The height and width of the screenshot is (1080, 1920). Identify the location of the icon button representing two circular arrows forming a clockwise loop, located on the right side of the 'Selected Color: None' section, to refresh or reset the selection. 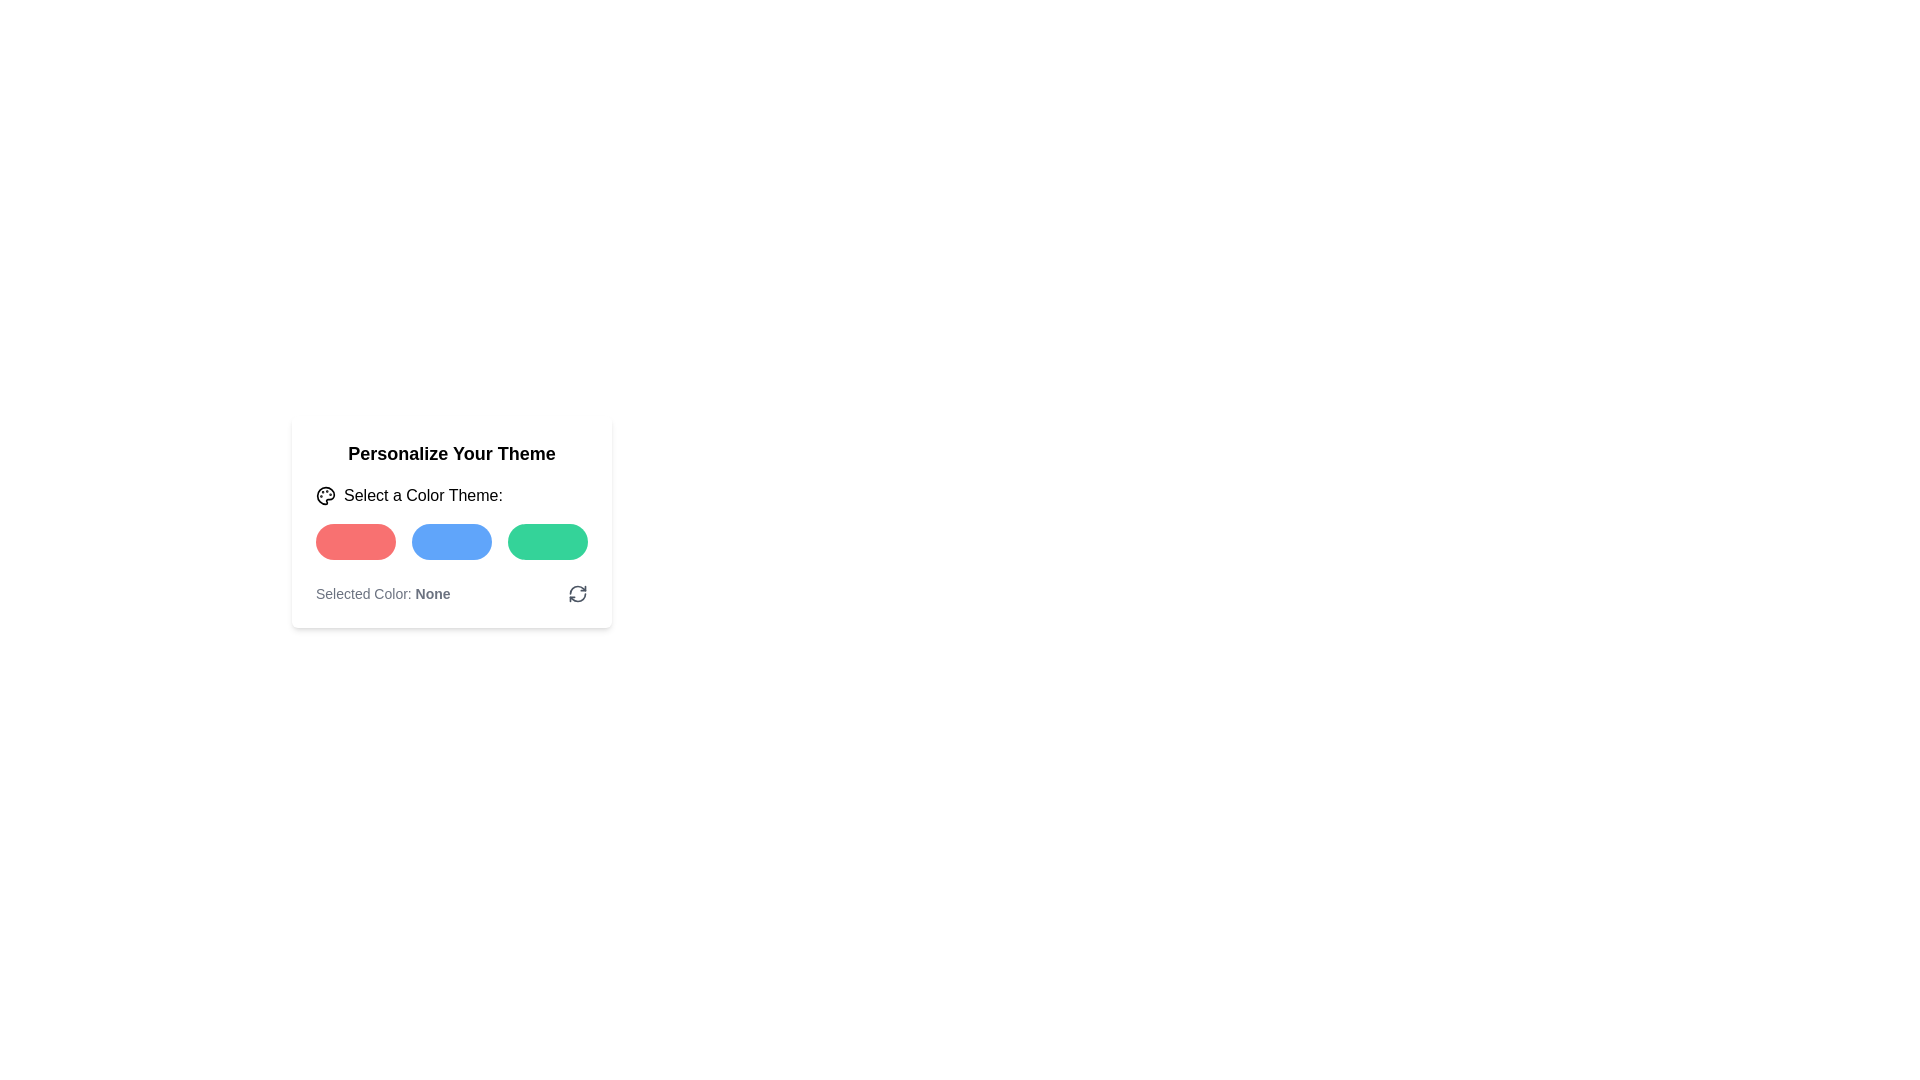
(576, 593).